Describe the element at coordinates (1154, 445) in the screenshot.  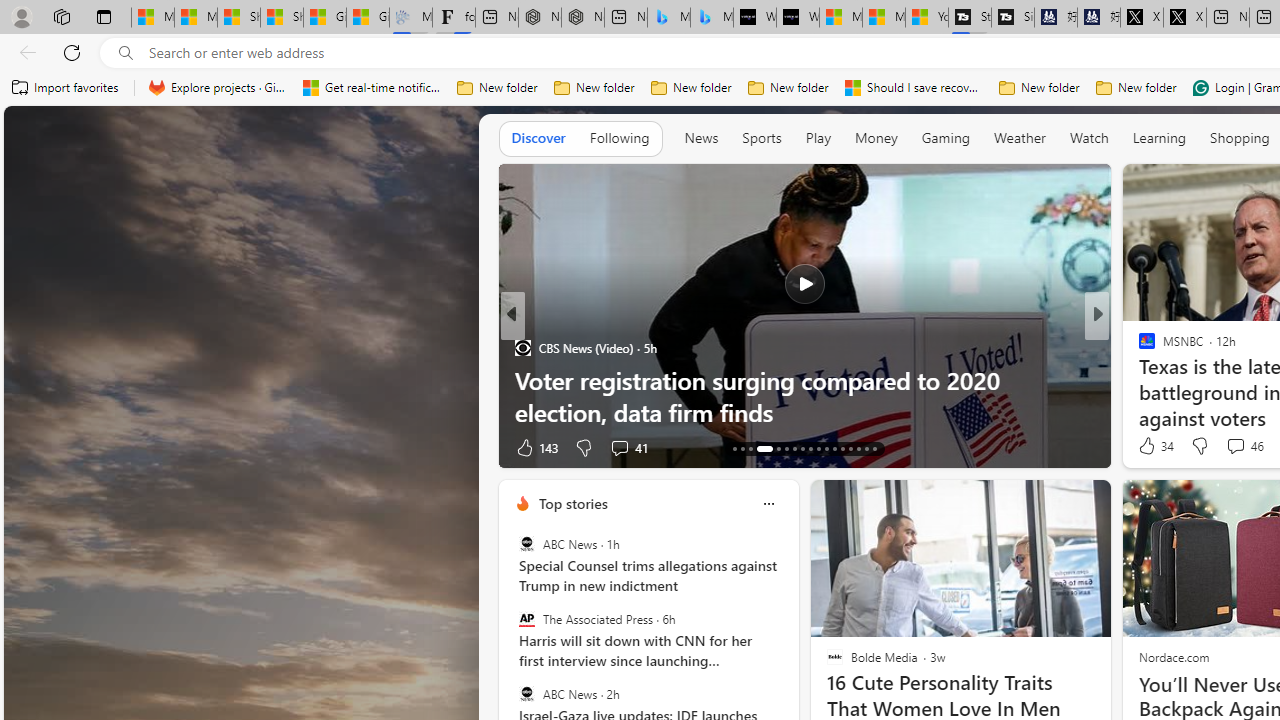
I see `'34 Like'` at that location.